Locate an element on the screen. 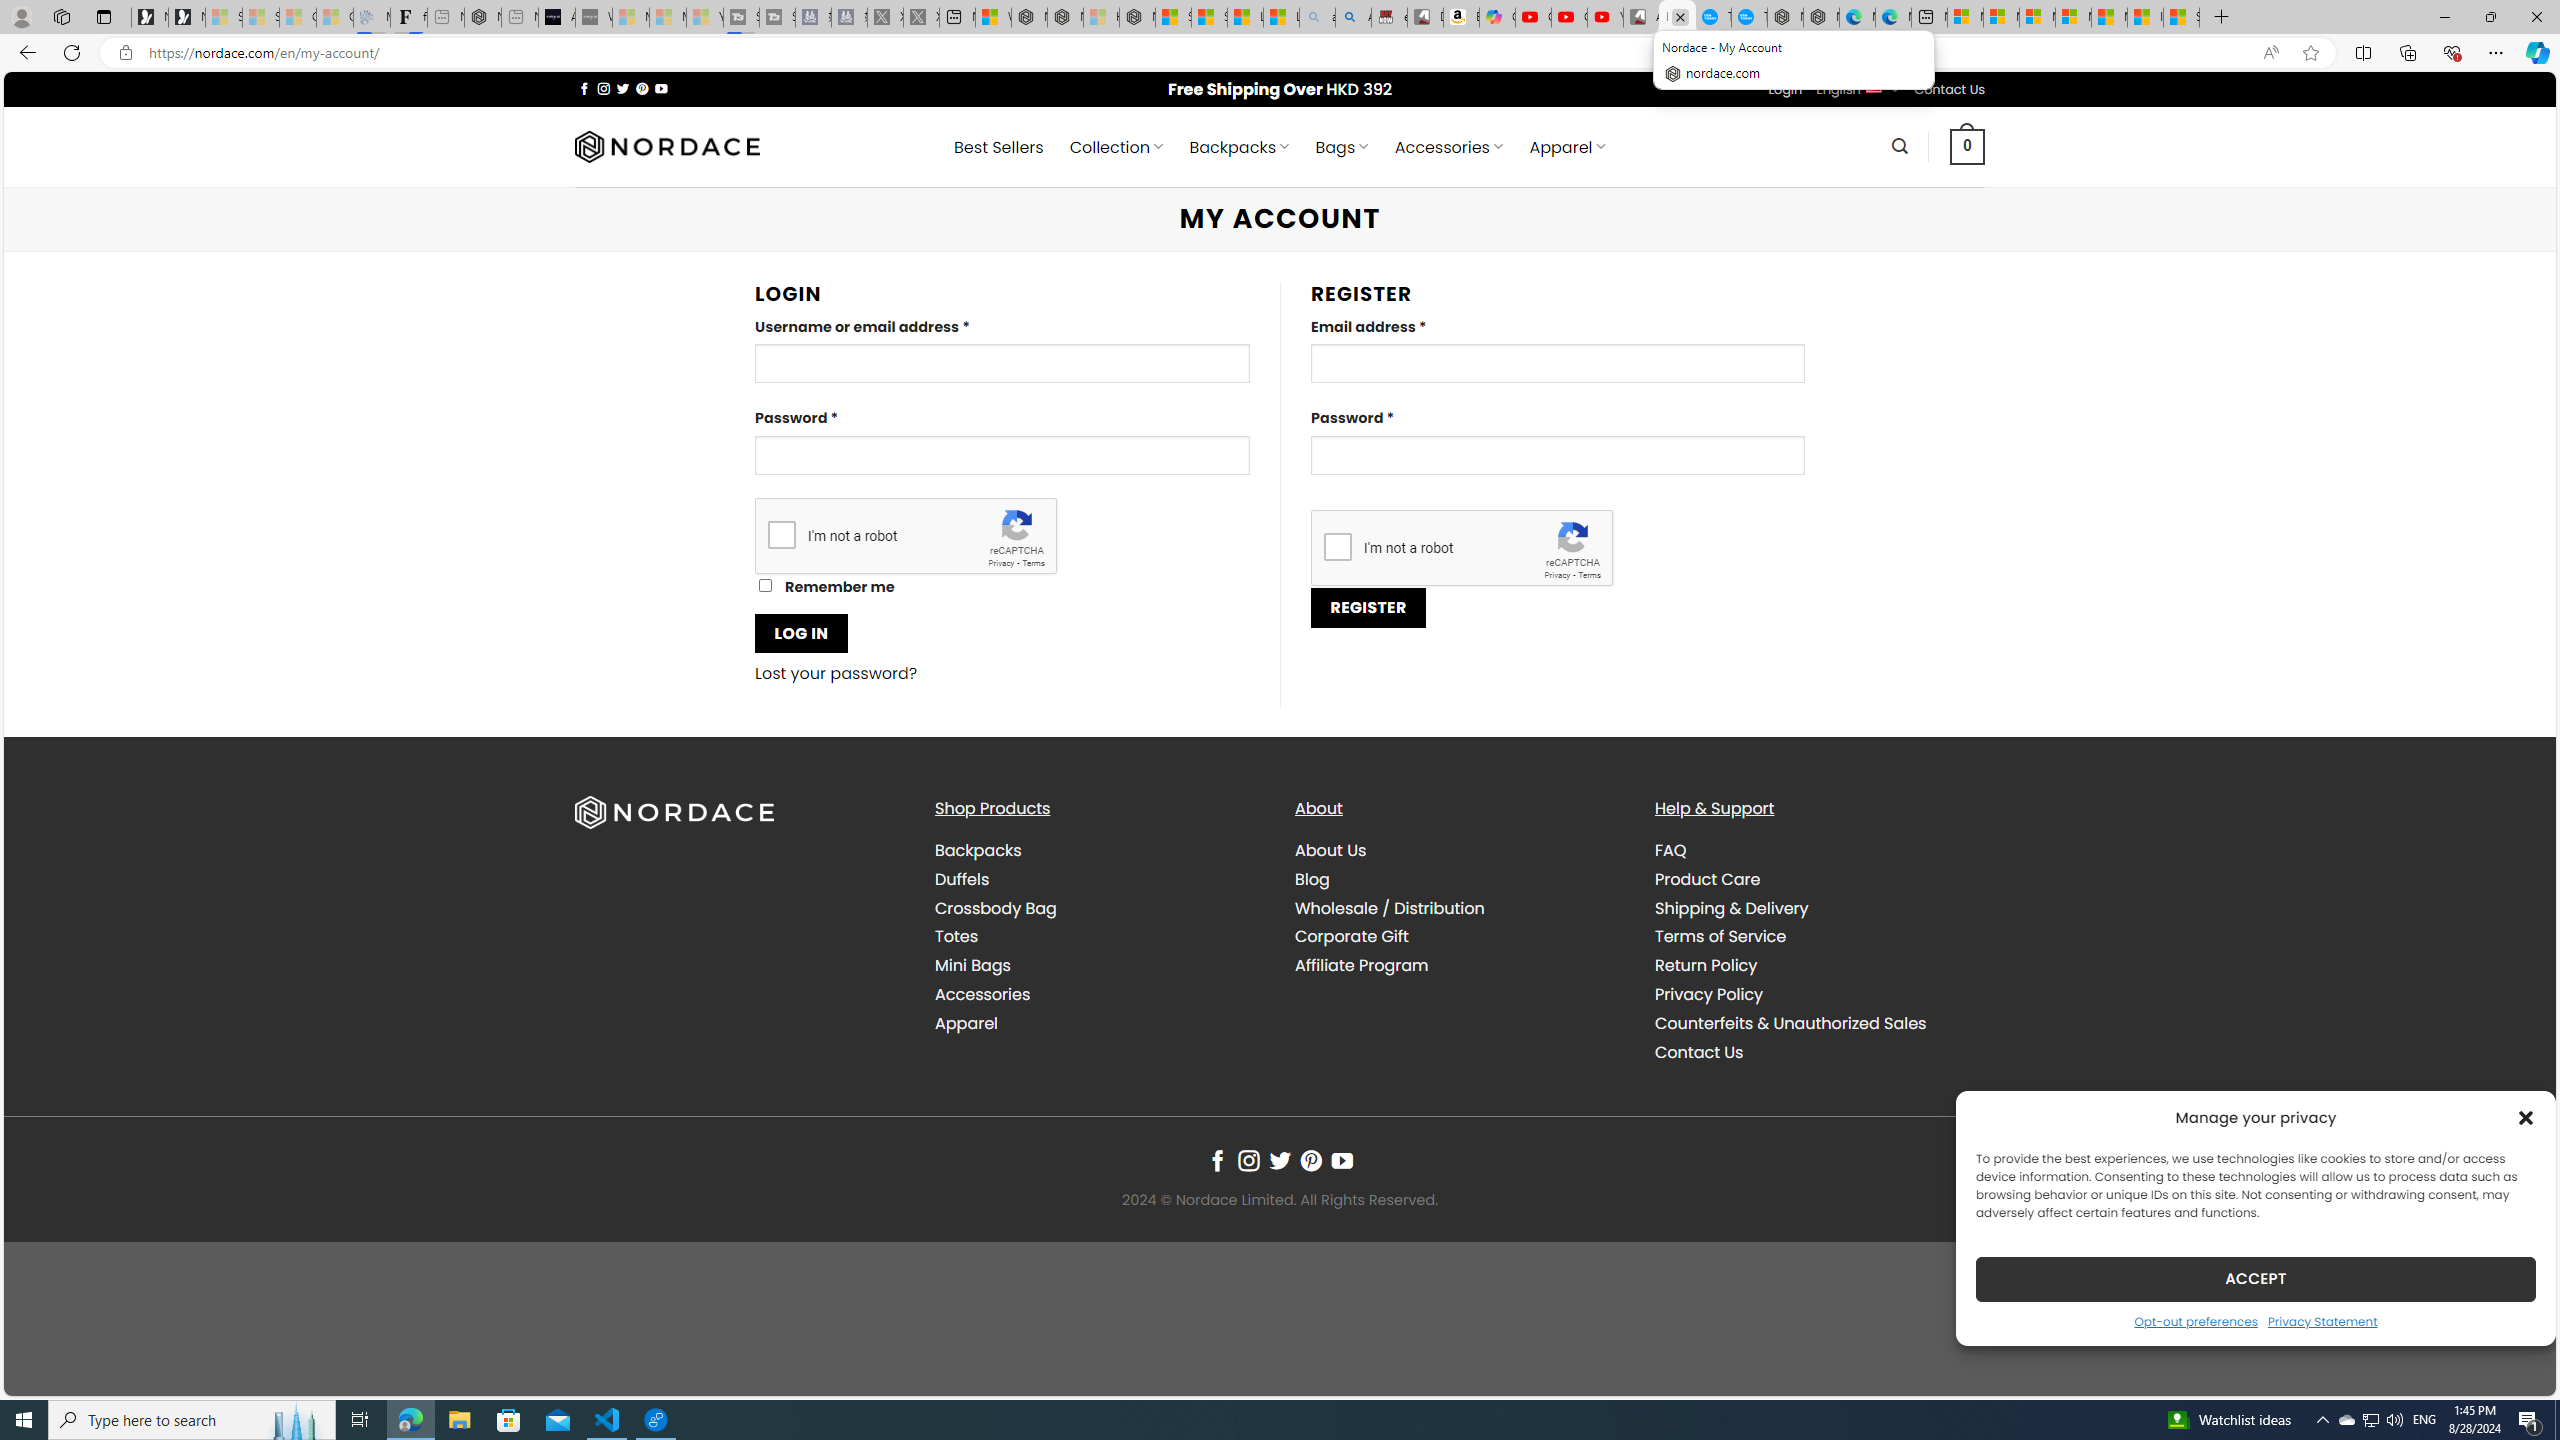 The width and height of the screenshot is (2560, 1440). 'The most popular Google ' is located at coordinates (1748, 16).